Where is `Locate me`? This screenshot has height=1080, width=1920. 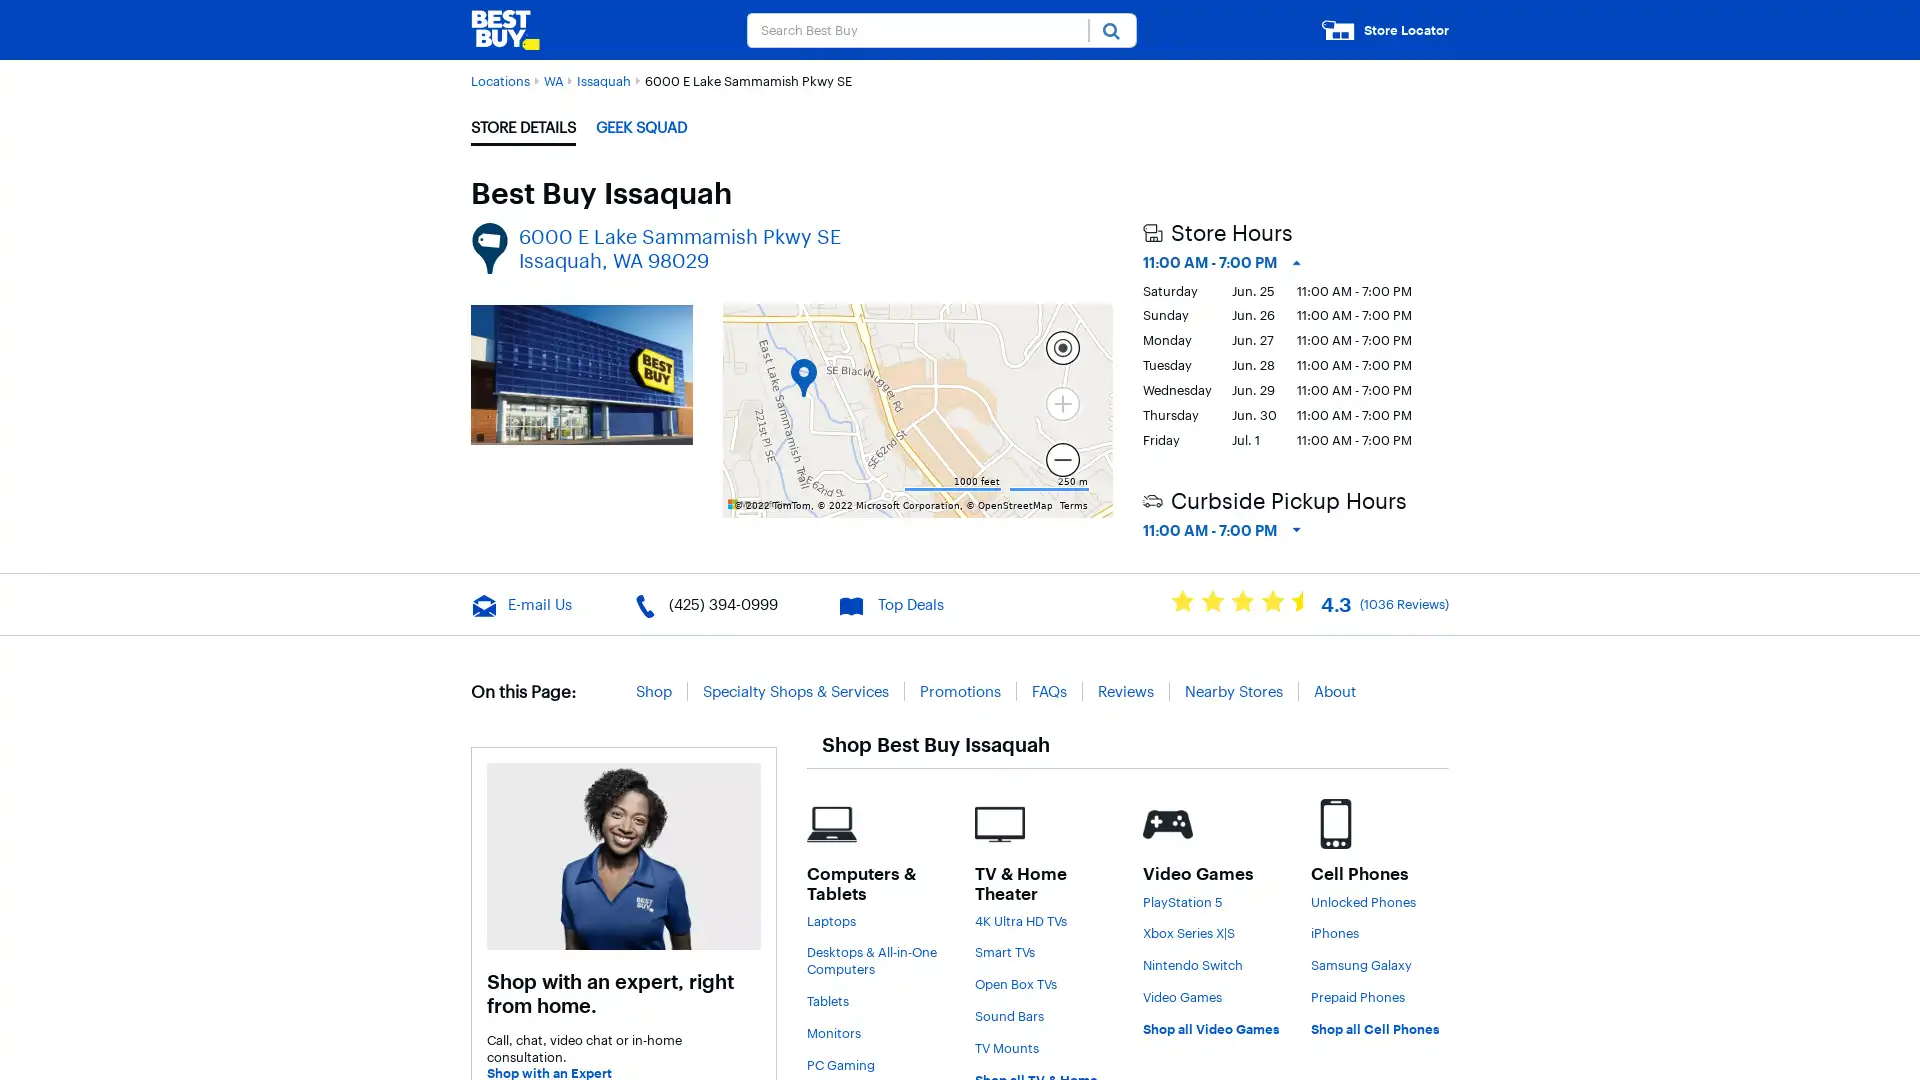 Locate me is located at coordinates (1061, 346).